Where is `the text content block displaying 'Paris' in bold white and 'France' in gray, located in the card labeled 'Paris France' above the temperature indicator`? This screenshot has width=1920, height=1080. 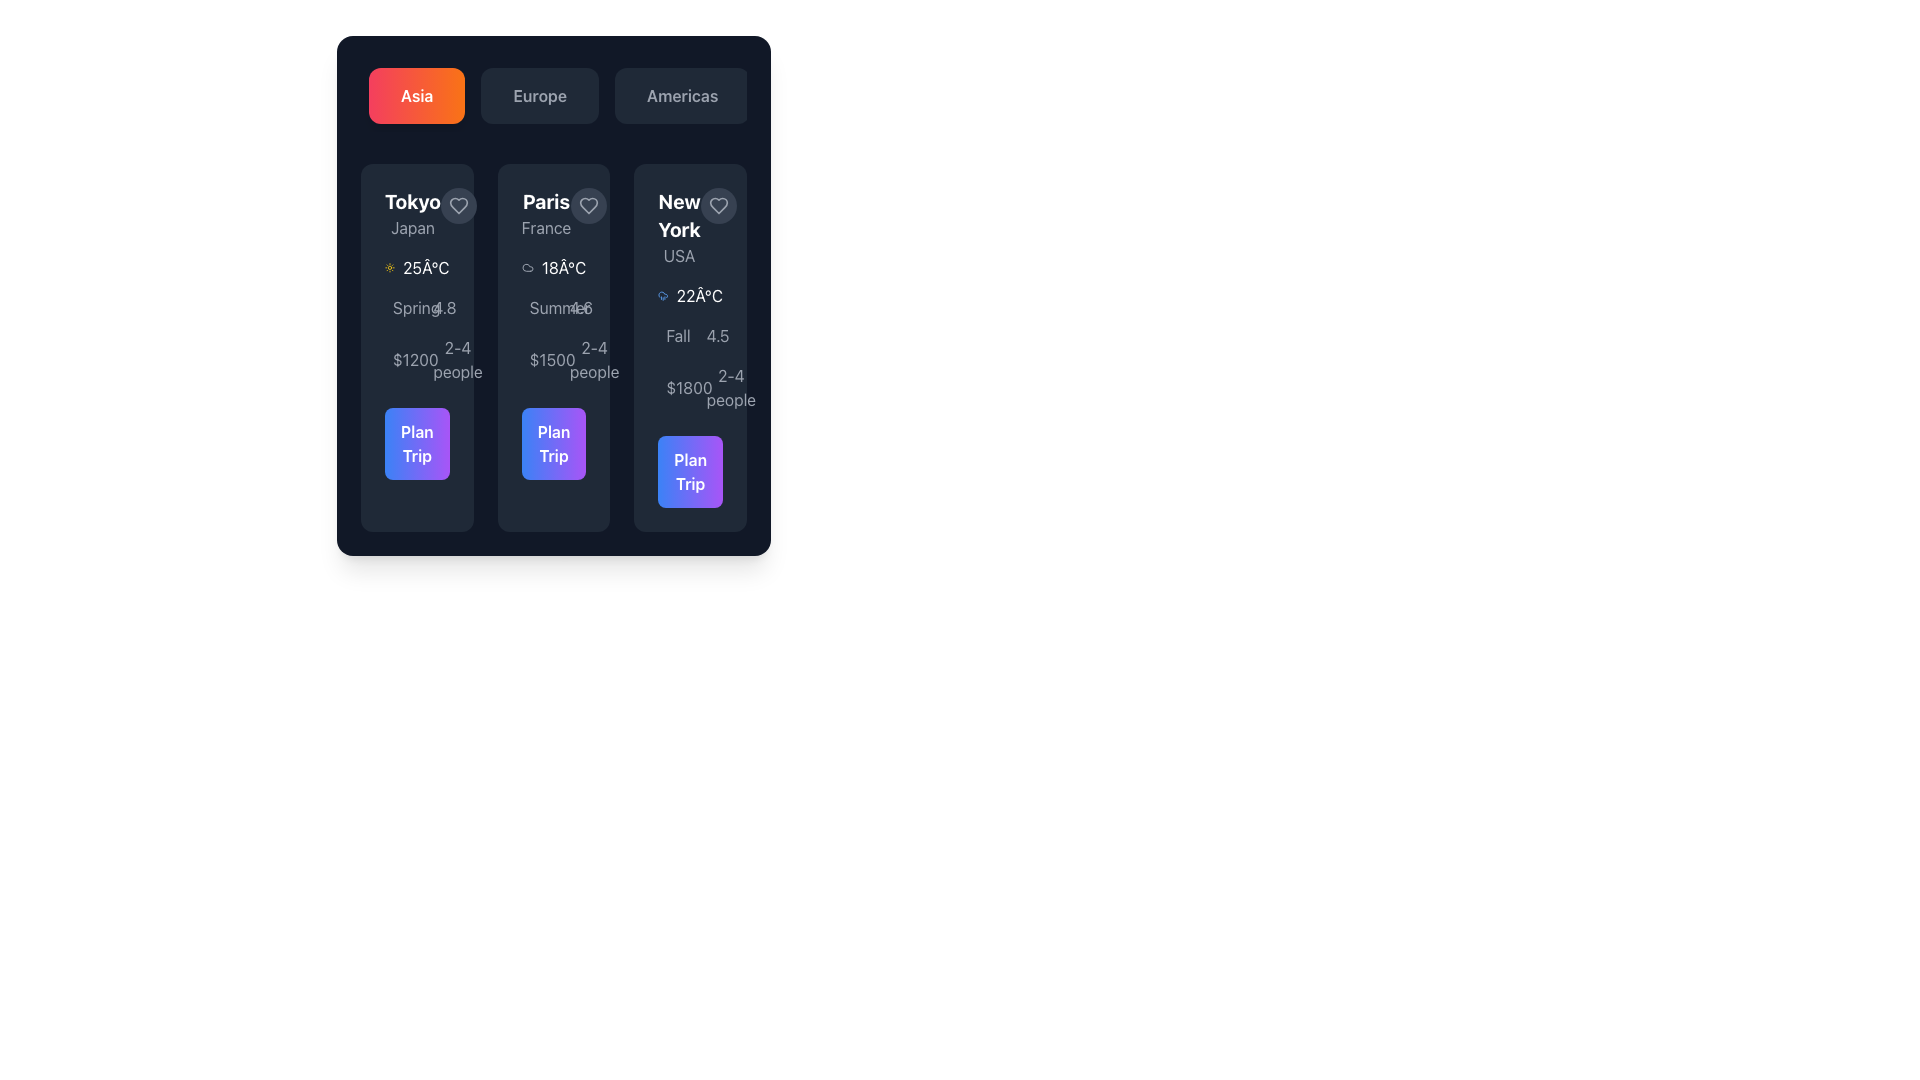
the text content block displaying 'Paris' in bold white and 'France' in gray, located in the card labeled 'Paris France' above the temperature indicator is located at coordinates (553, 213).